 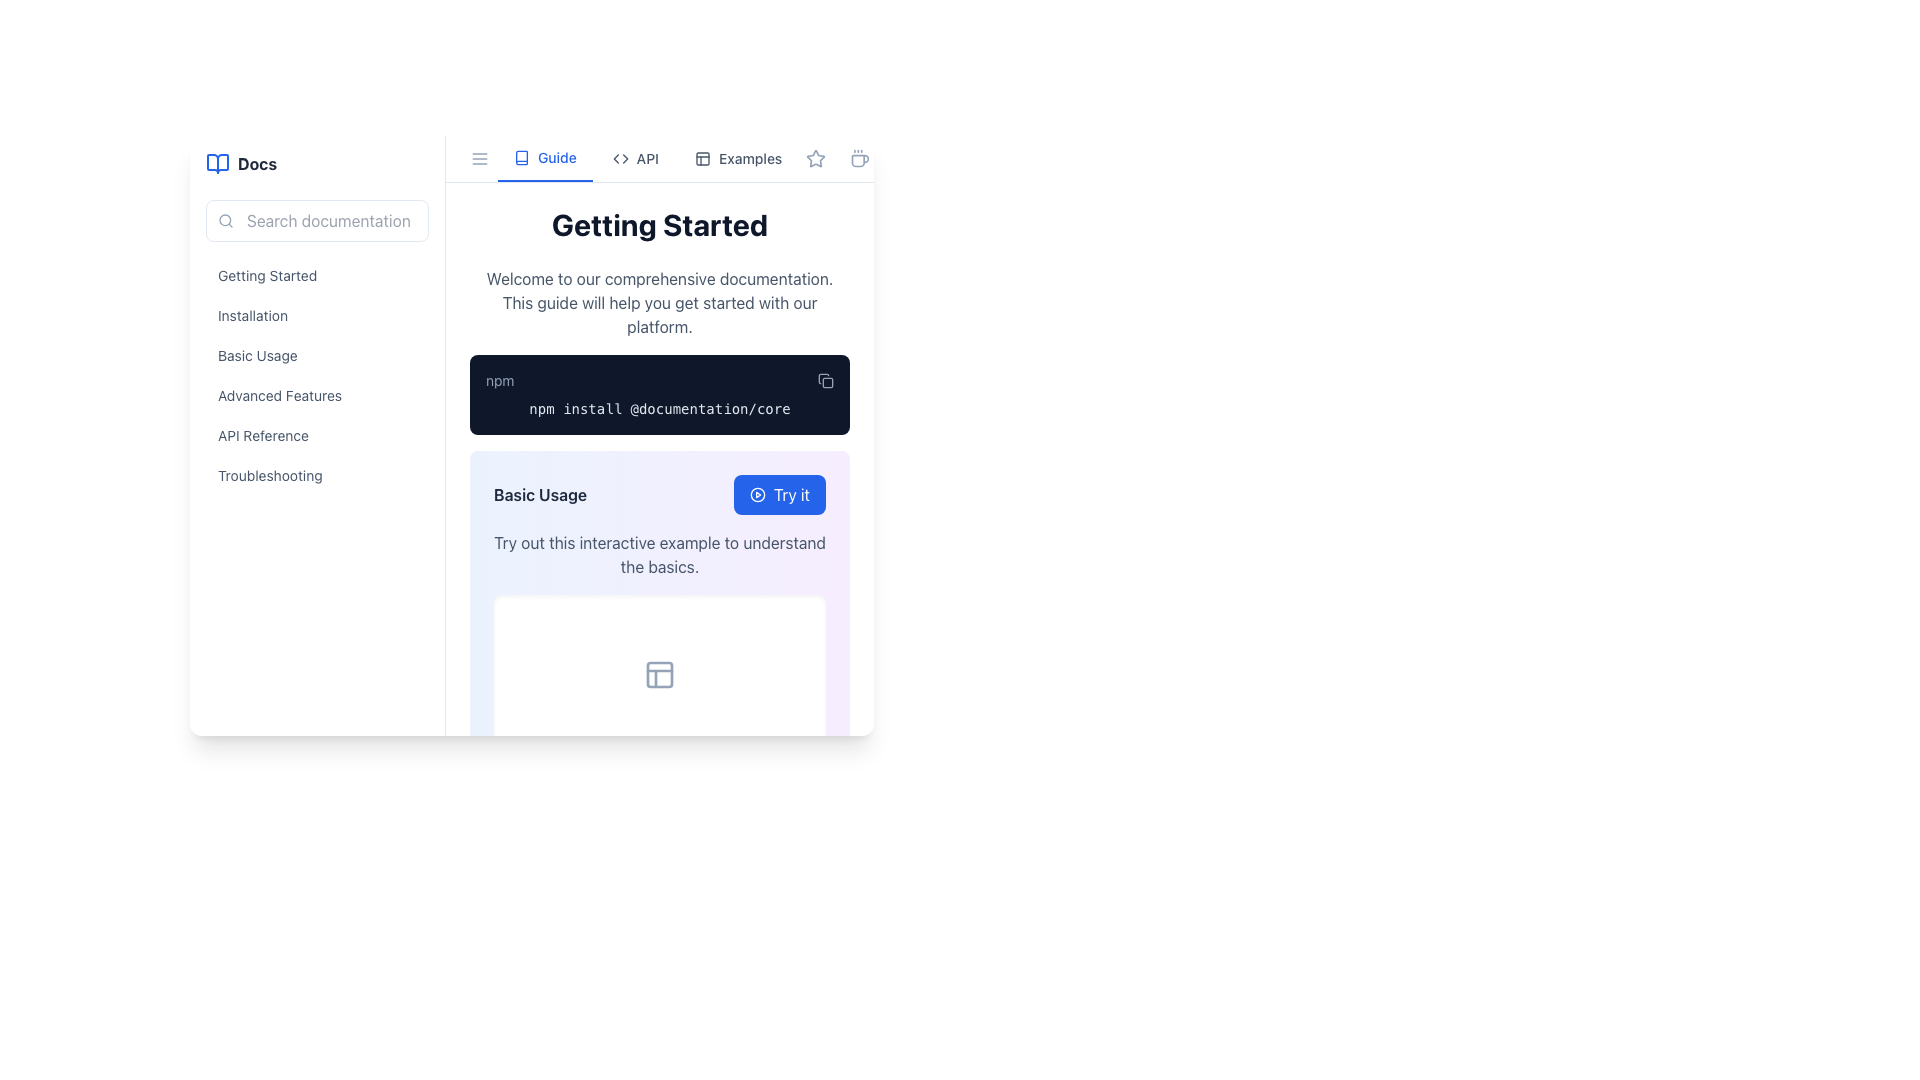 I want to click on the visual style of the minimalist stroke-style icon resembling a square with segmented lines, located to the left of the 'Examples' text in the header navigation bar at the top-right of the page, so click(x=702, y=157).